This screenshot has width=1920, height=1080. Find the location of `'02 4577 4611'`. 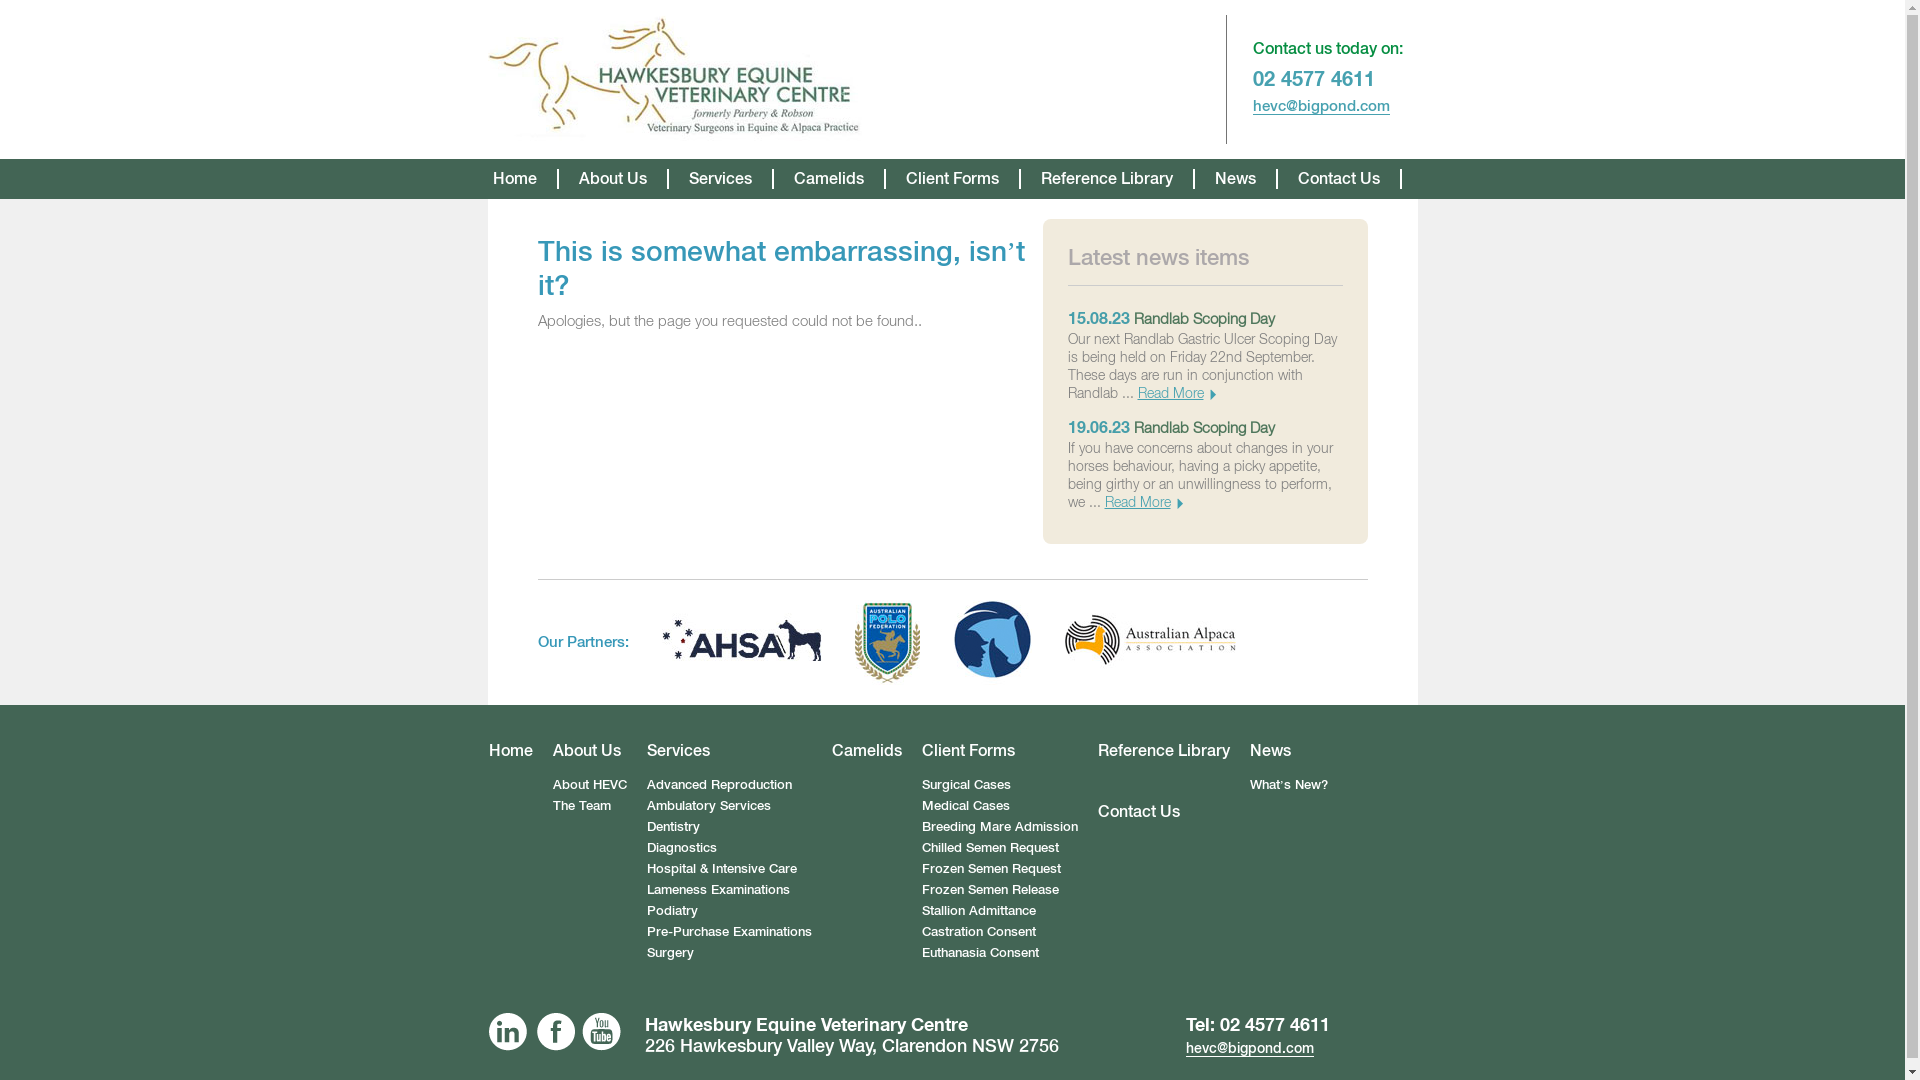

'02 4577 4611' is located at coordinates (1274, 1023).